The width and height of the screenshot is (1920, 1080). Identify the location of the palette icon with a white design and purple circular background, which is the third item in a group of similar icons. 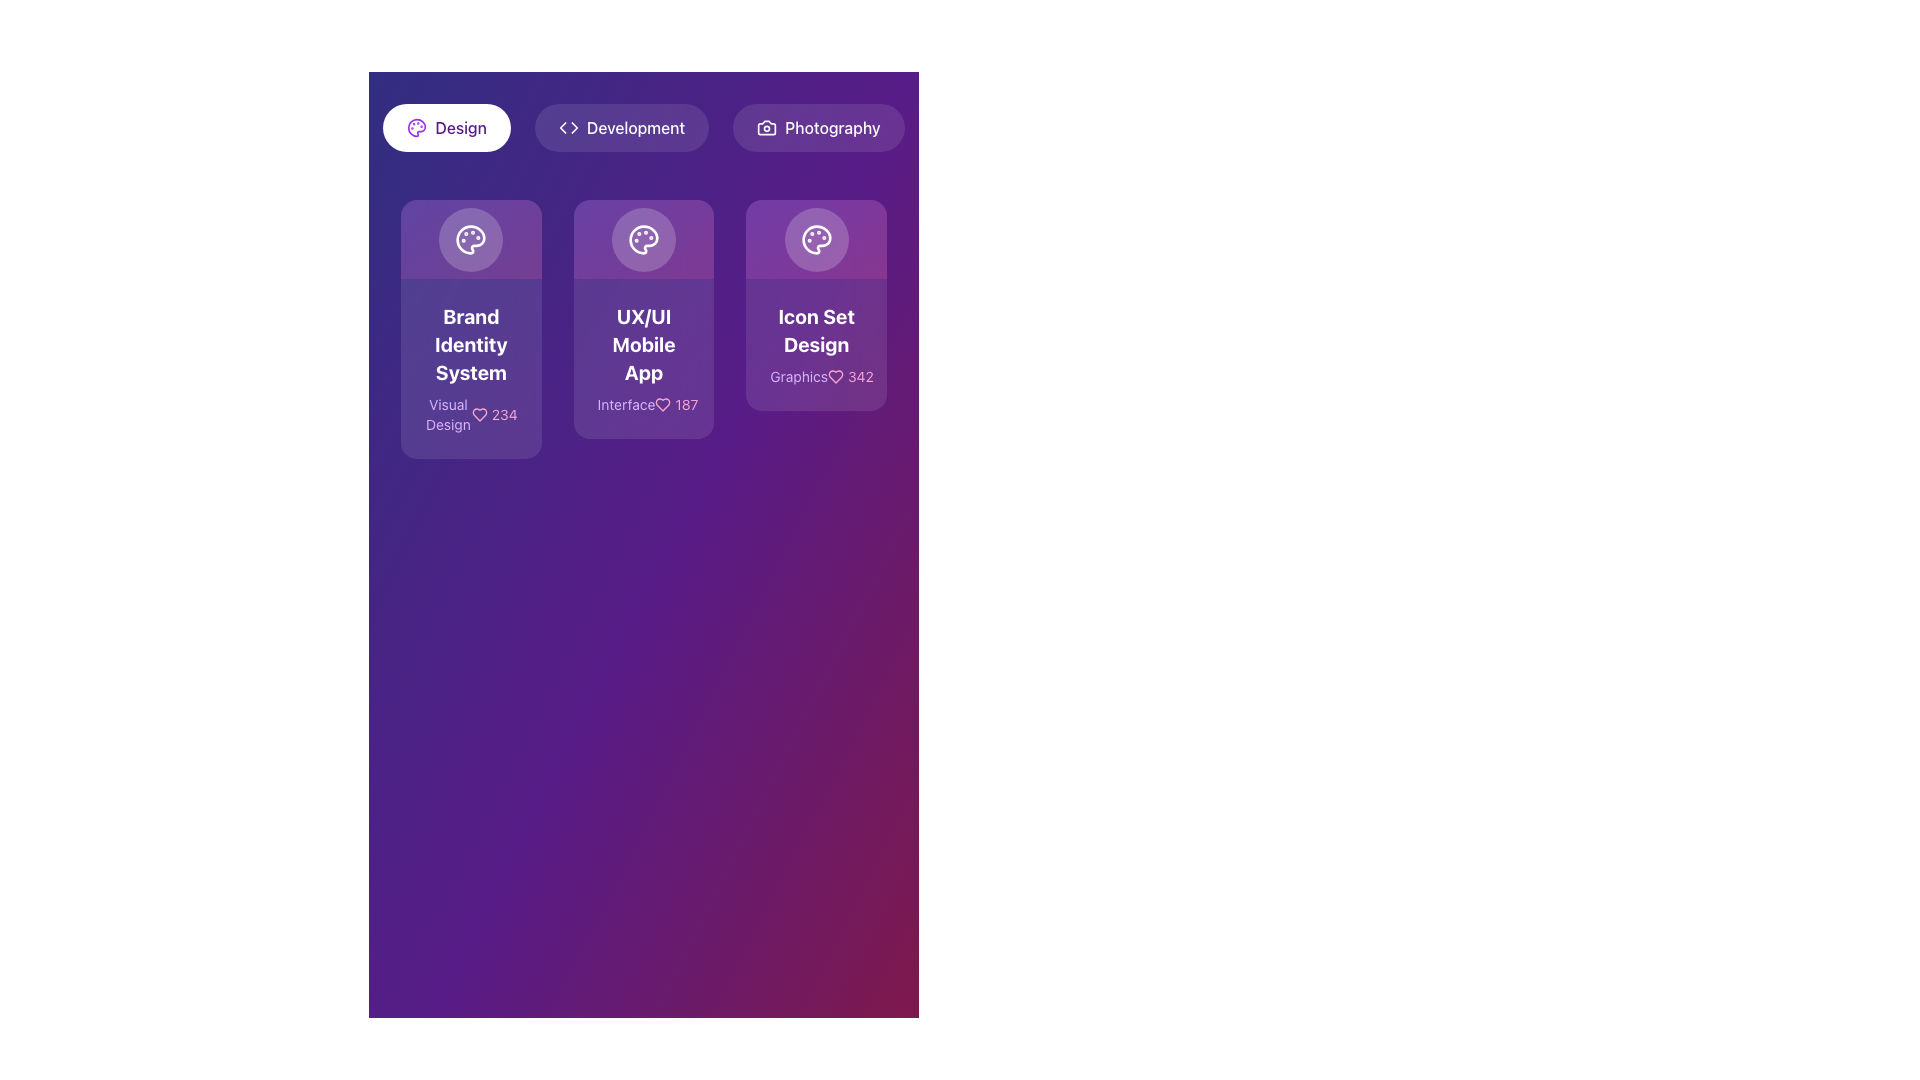
(816, 238).